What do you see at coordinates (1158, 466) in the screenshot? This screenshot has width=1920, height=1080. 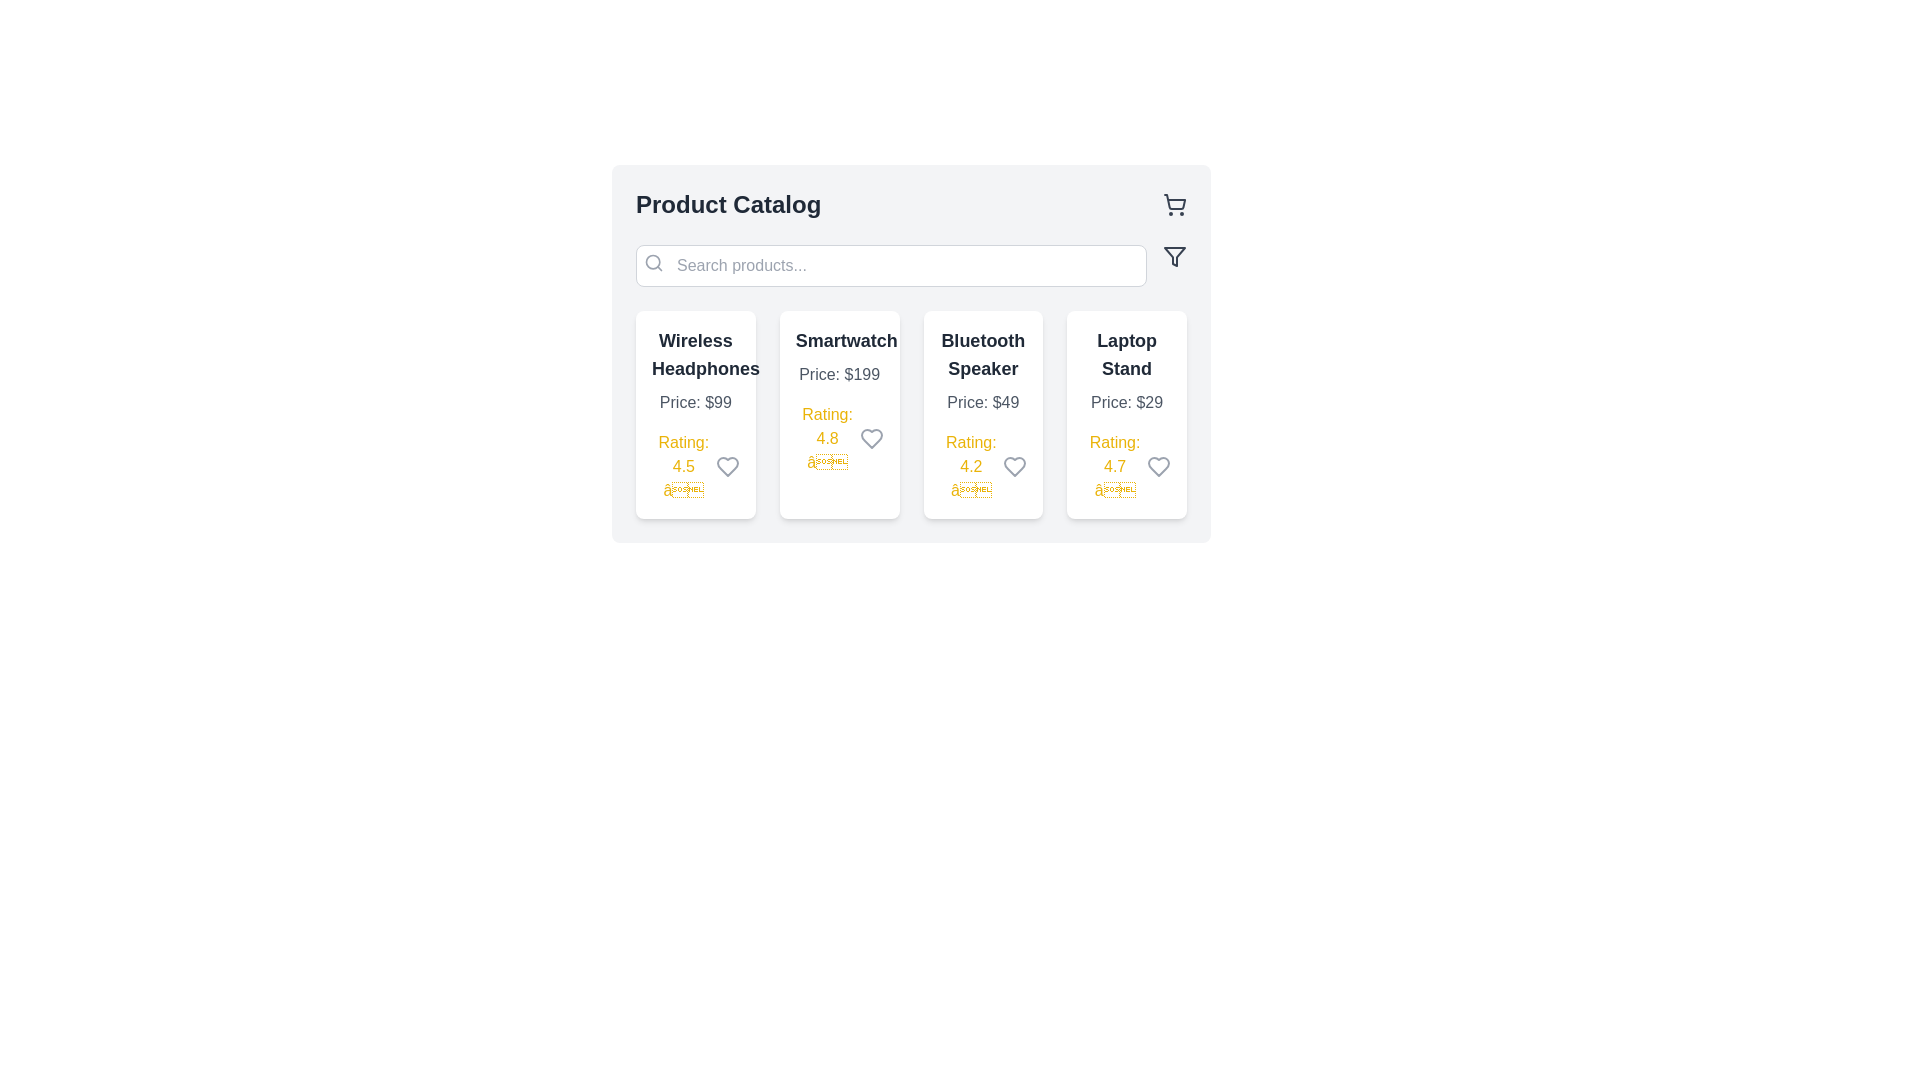 I see `the heart-shaped interactive icon button with a gray outline located` at bounding box center [1158, 466].